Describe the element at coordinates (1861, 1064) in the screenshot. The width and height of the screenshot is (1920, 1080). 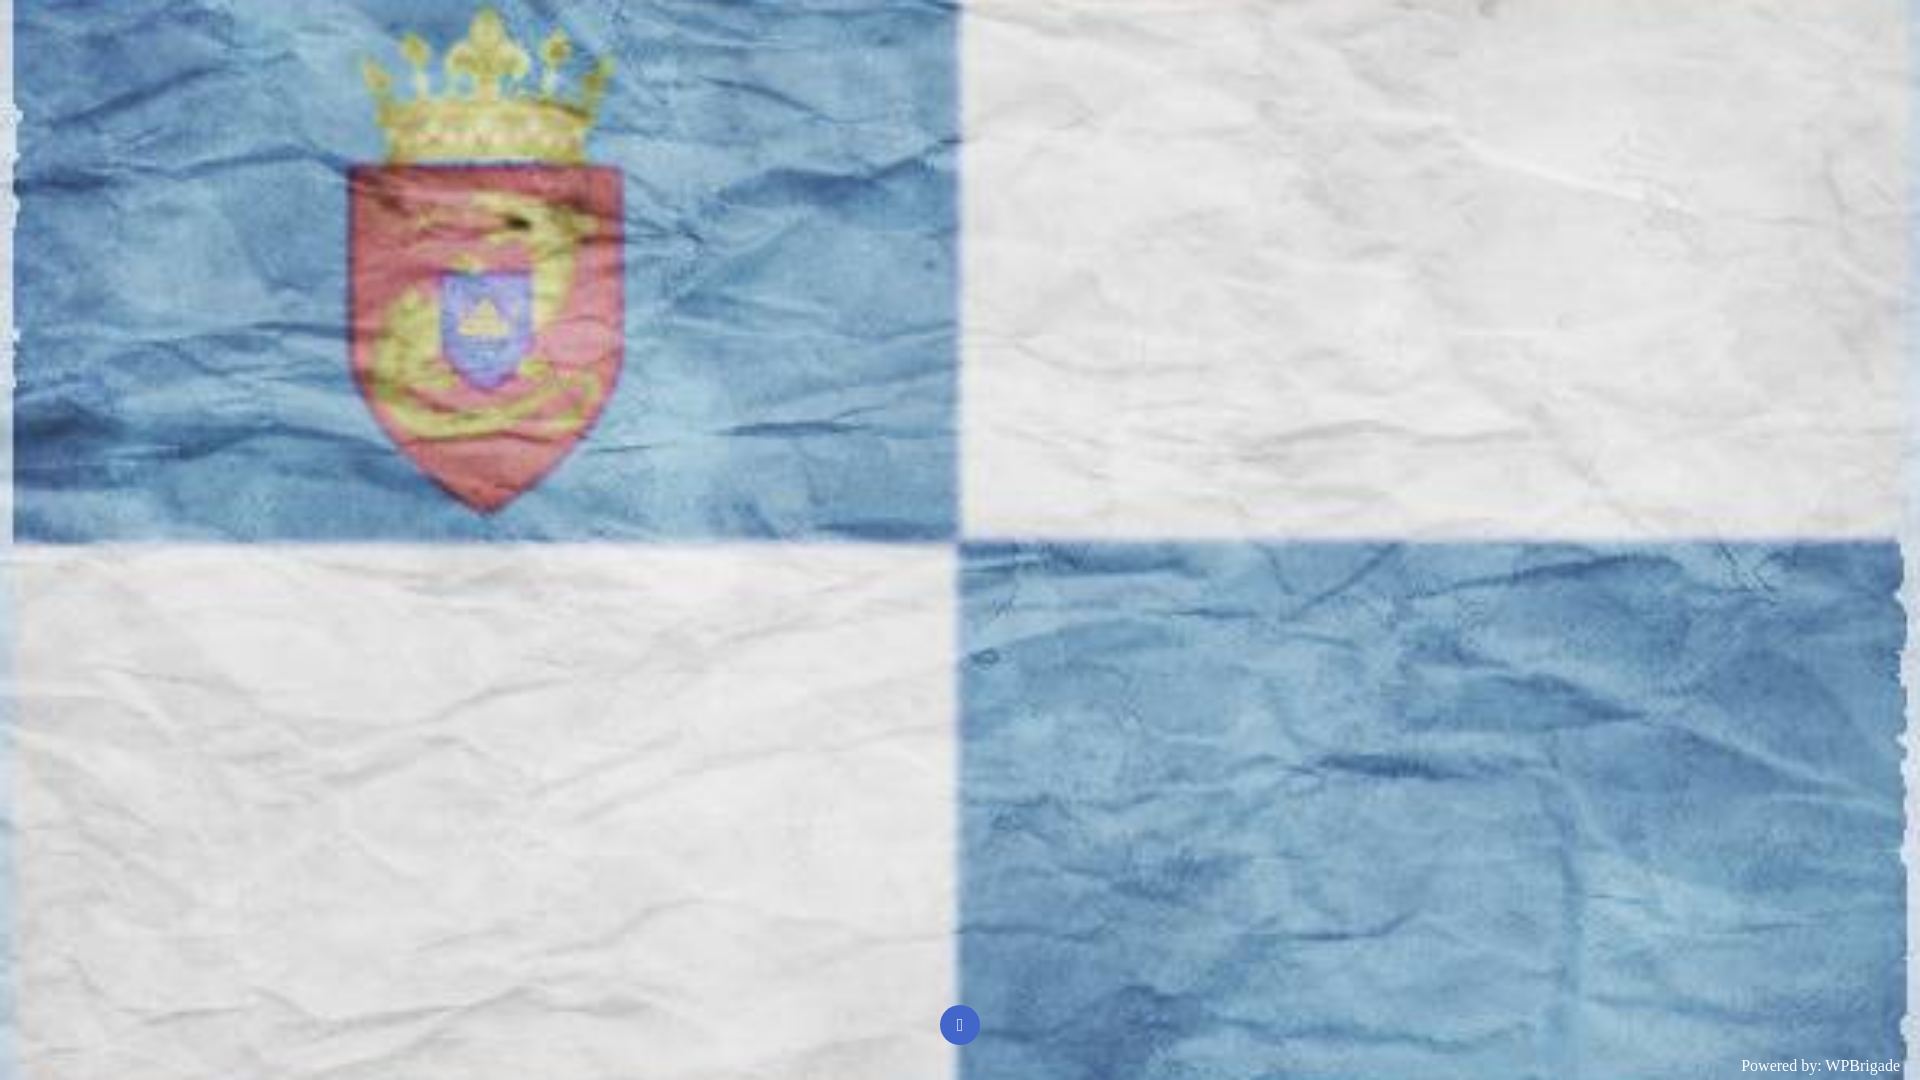
I see `'WPBrigade'` at that location.